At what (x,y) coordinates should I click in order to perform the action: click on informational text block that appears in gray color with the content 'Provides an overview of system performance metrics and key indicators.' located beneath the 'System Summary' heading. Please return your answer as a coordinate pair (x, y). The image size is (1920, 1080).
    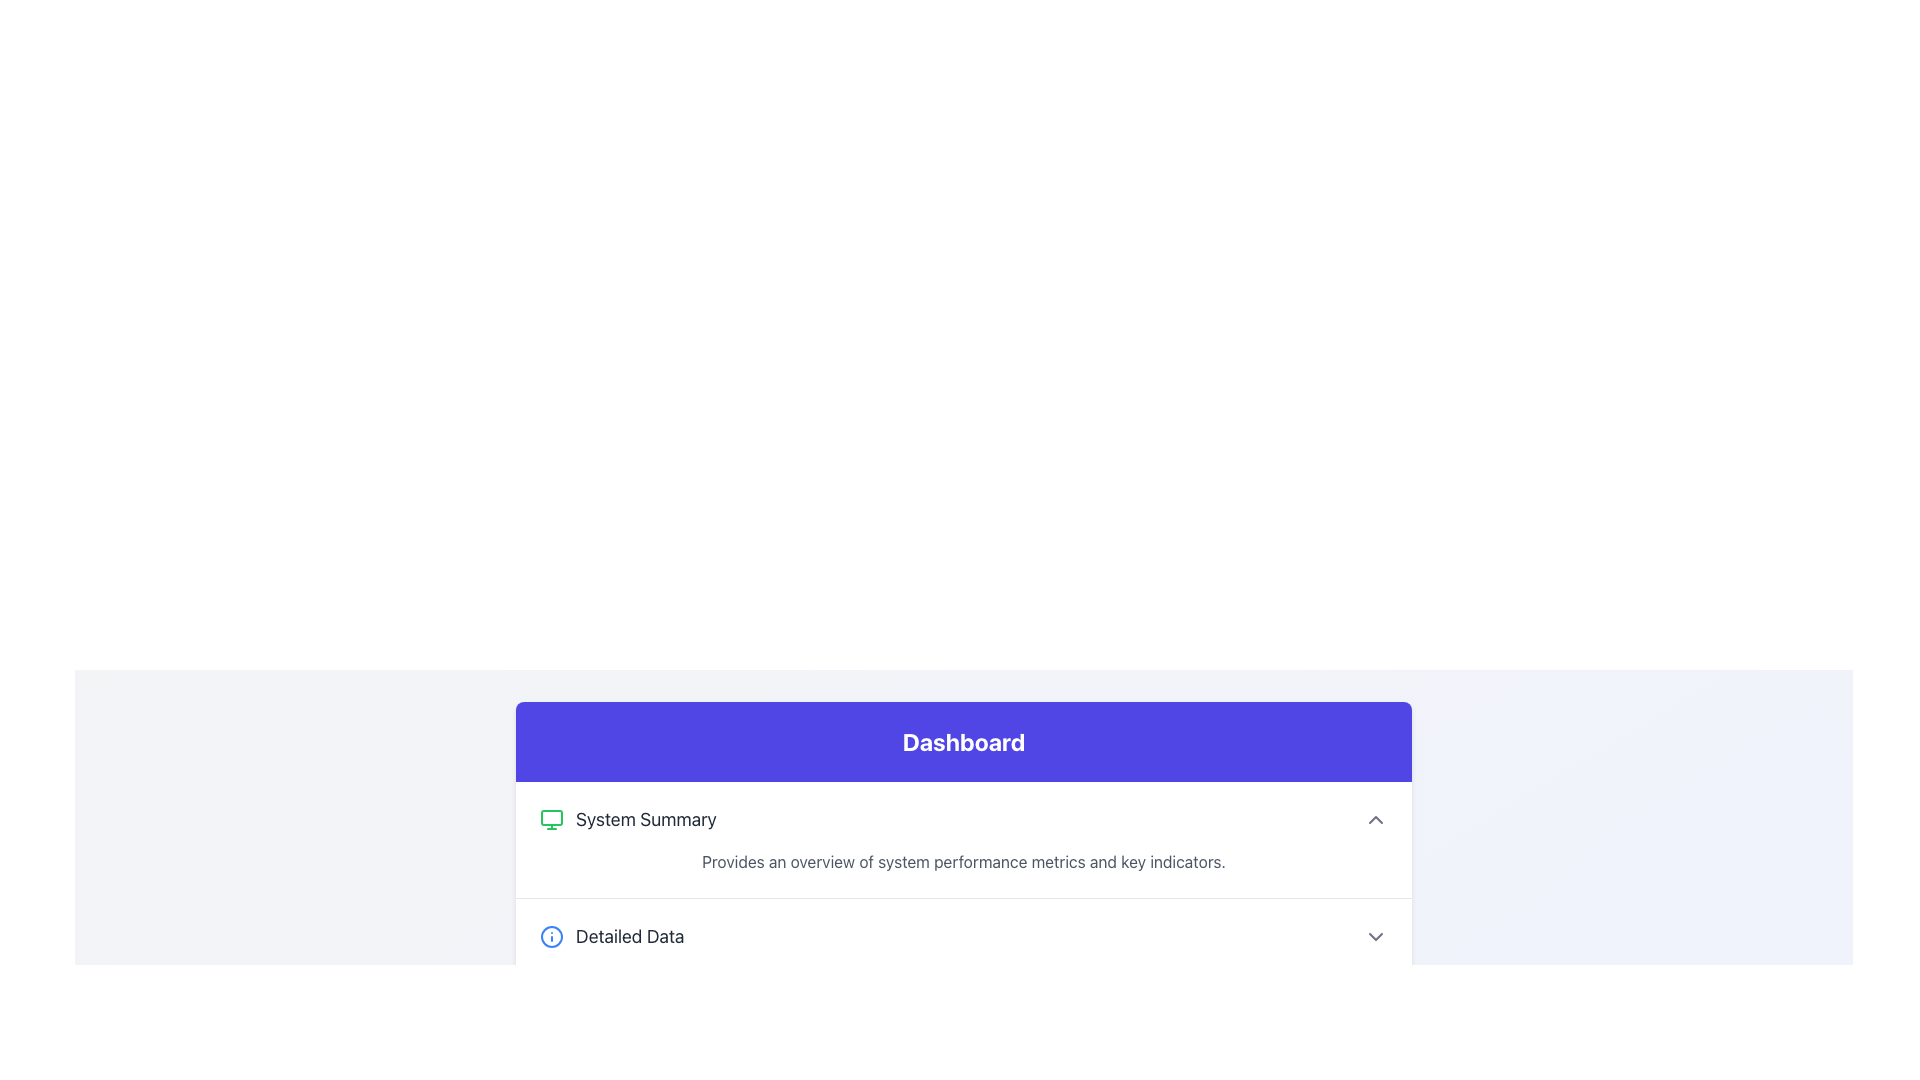
    Looking at the image, I should click on (964, 860).